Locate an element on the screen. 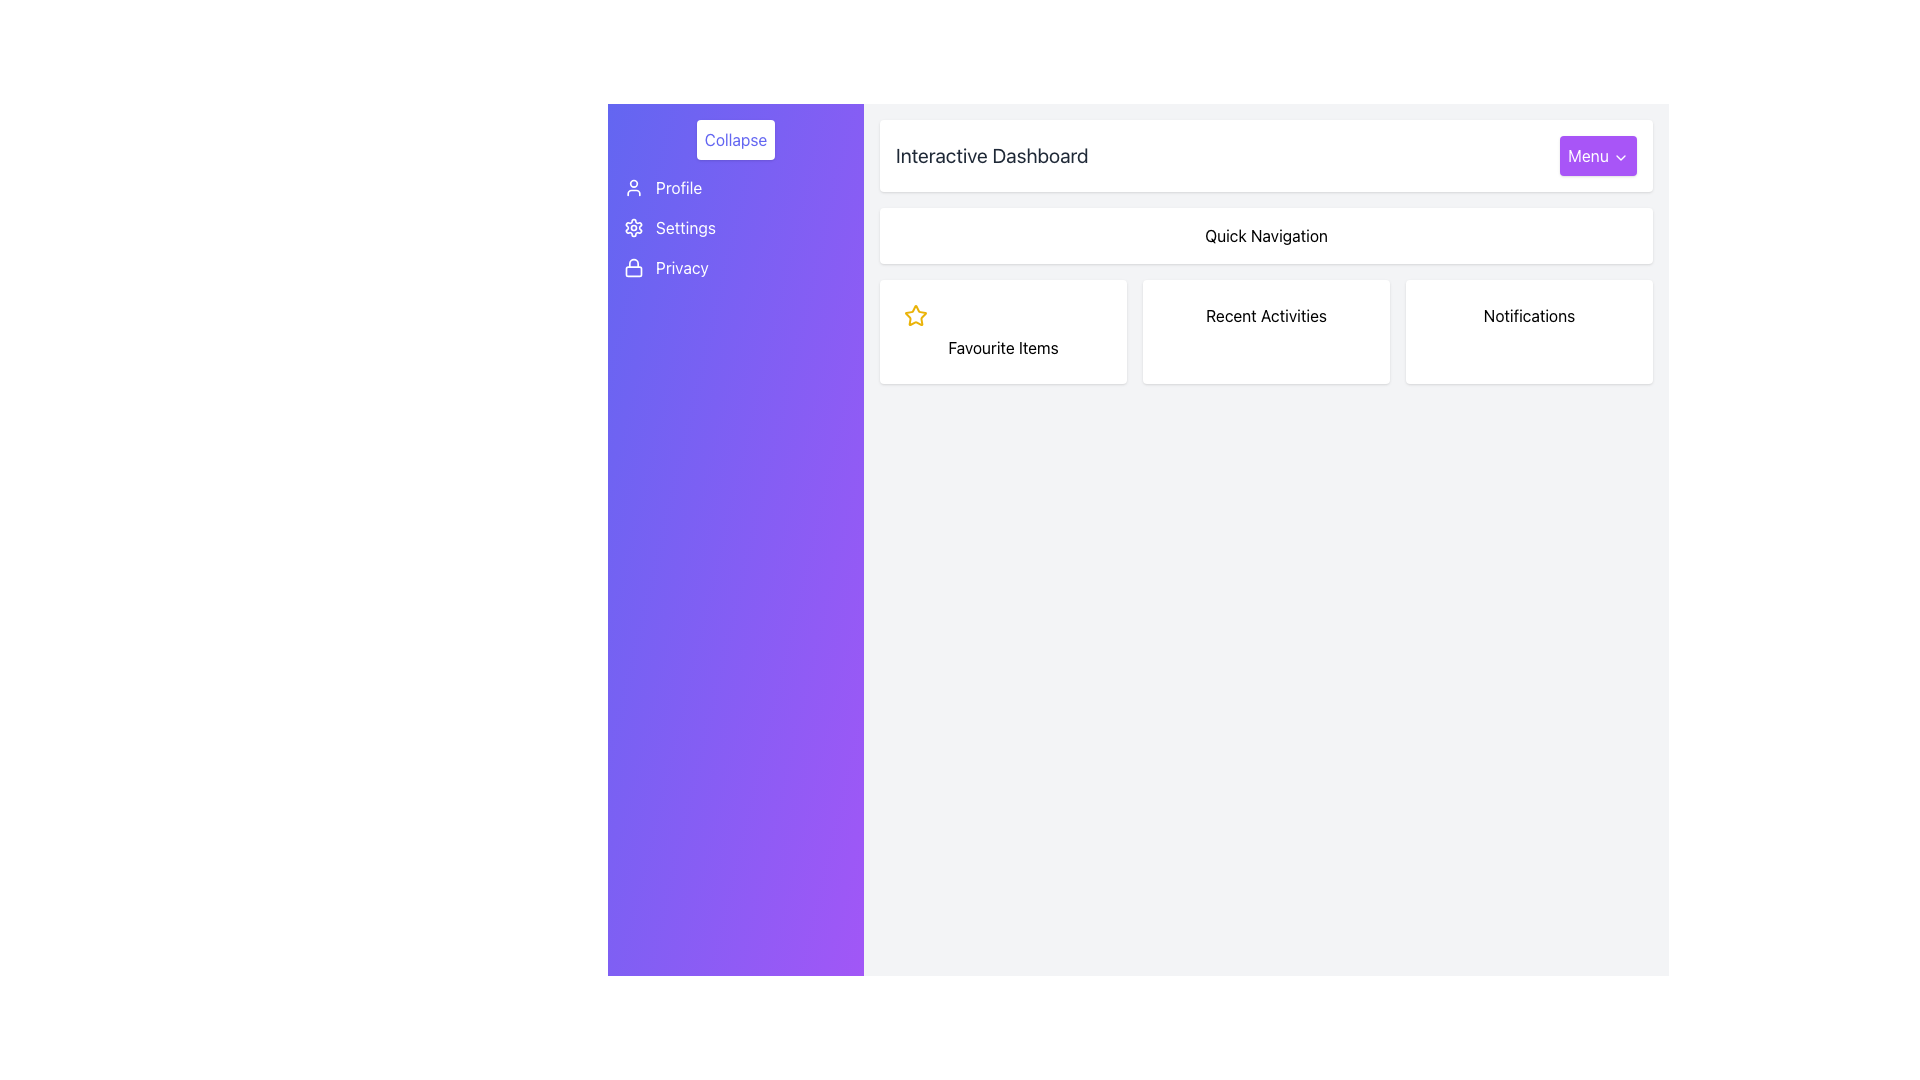 This screenshot has height=1080, width=1920. the menu trigger button located at the top-right corner of the 'Interactive Dashboard' header section is located at coordinates (1597, 154).